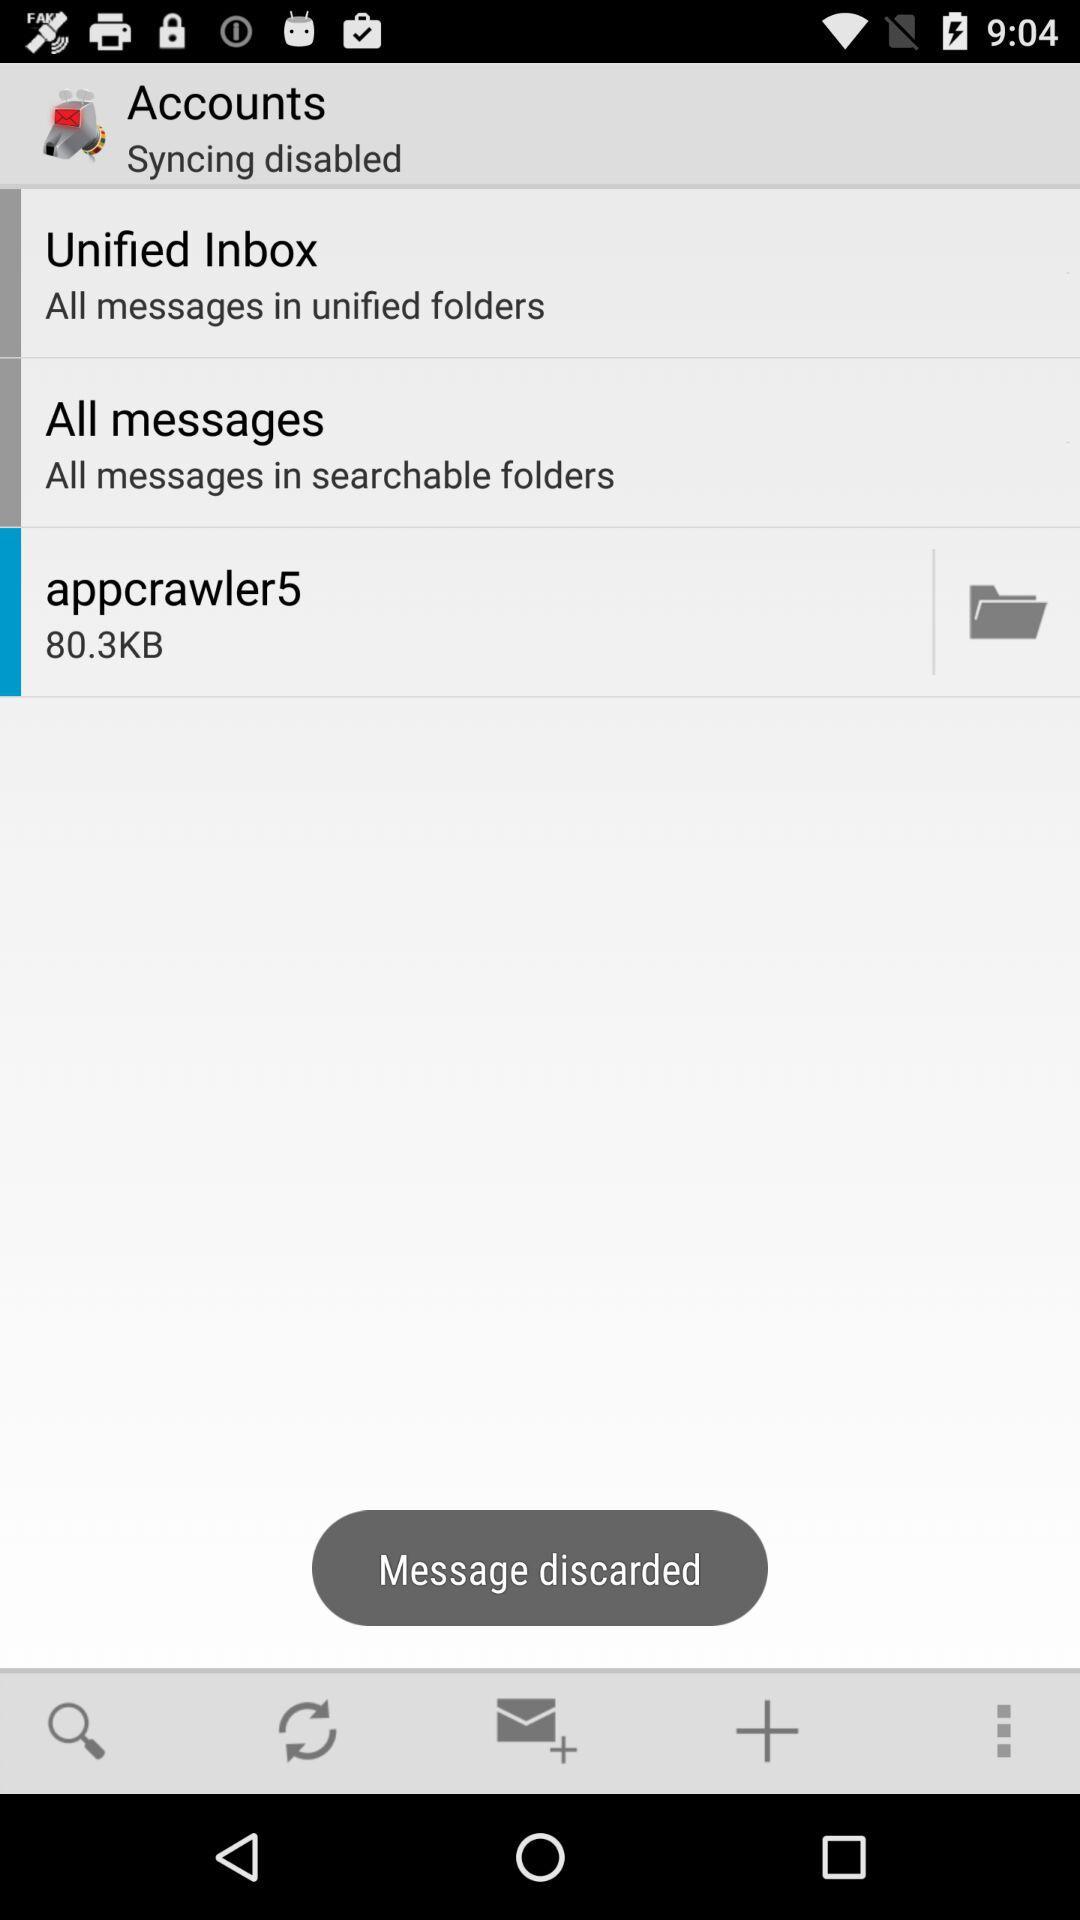 Image resolution: width=1080 pixels, height=1920 pixels. I want to click on message discarded, so click(1008, 610).